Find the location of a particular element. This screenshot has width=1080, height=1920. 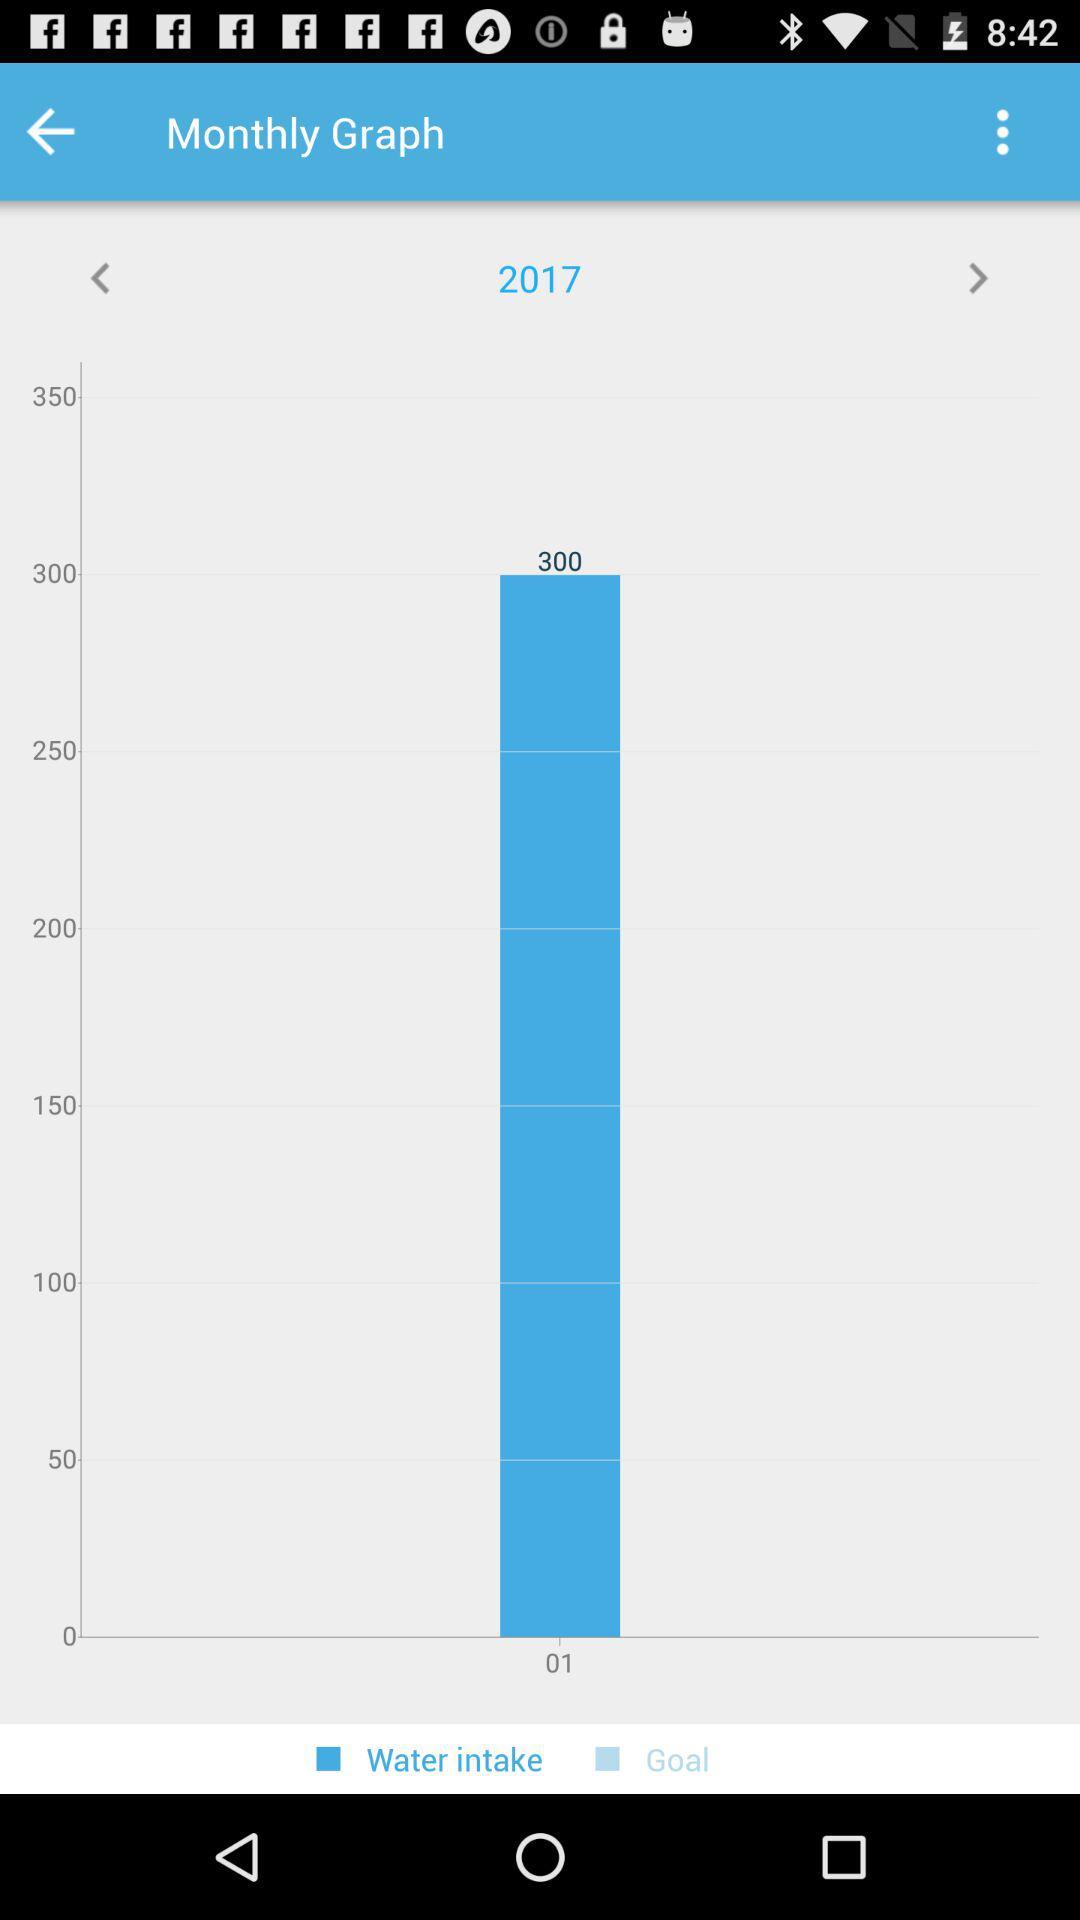

app to the left of the 2017 app is located at coordinates (101, 277).